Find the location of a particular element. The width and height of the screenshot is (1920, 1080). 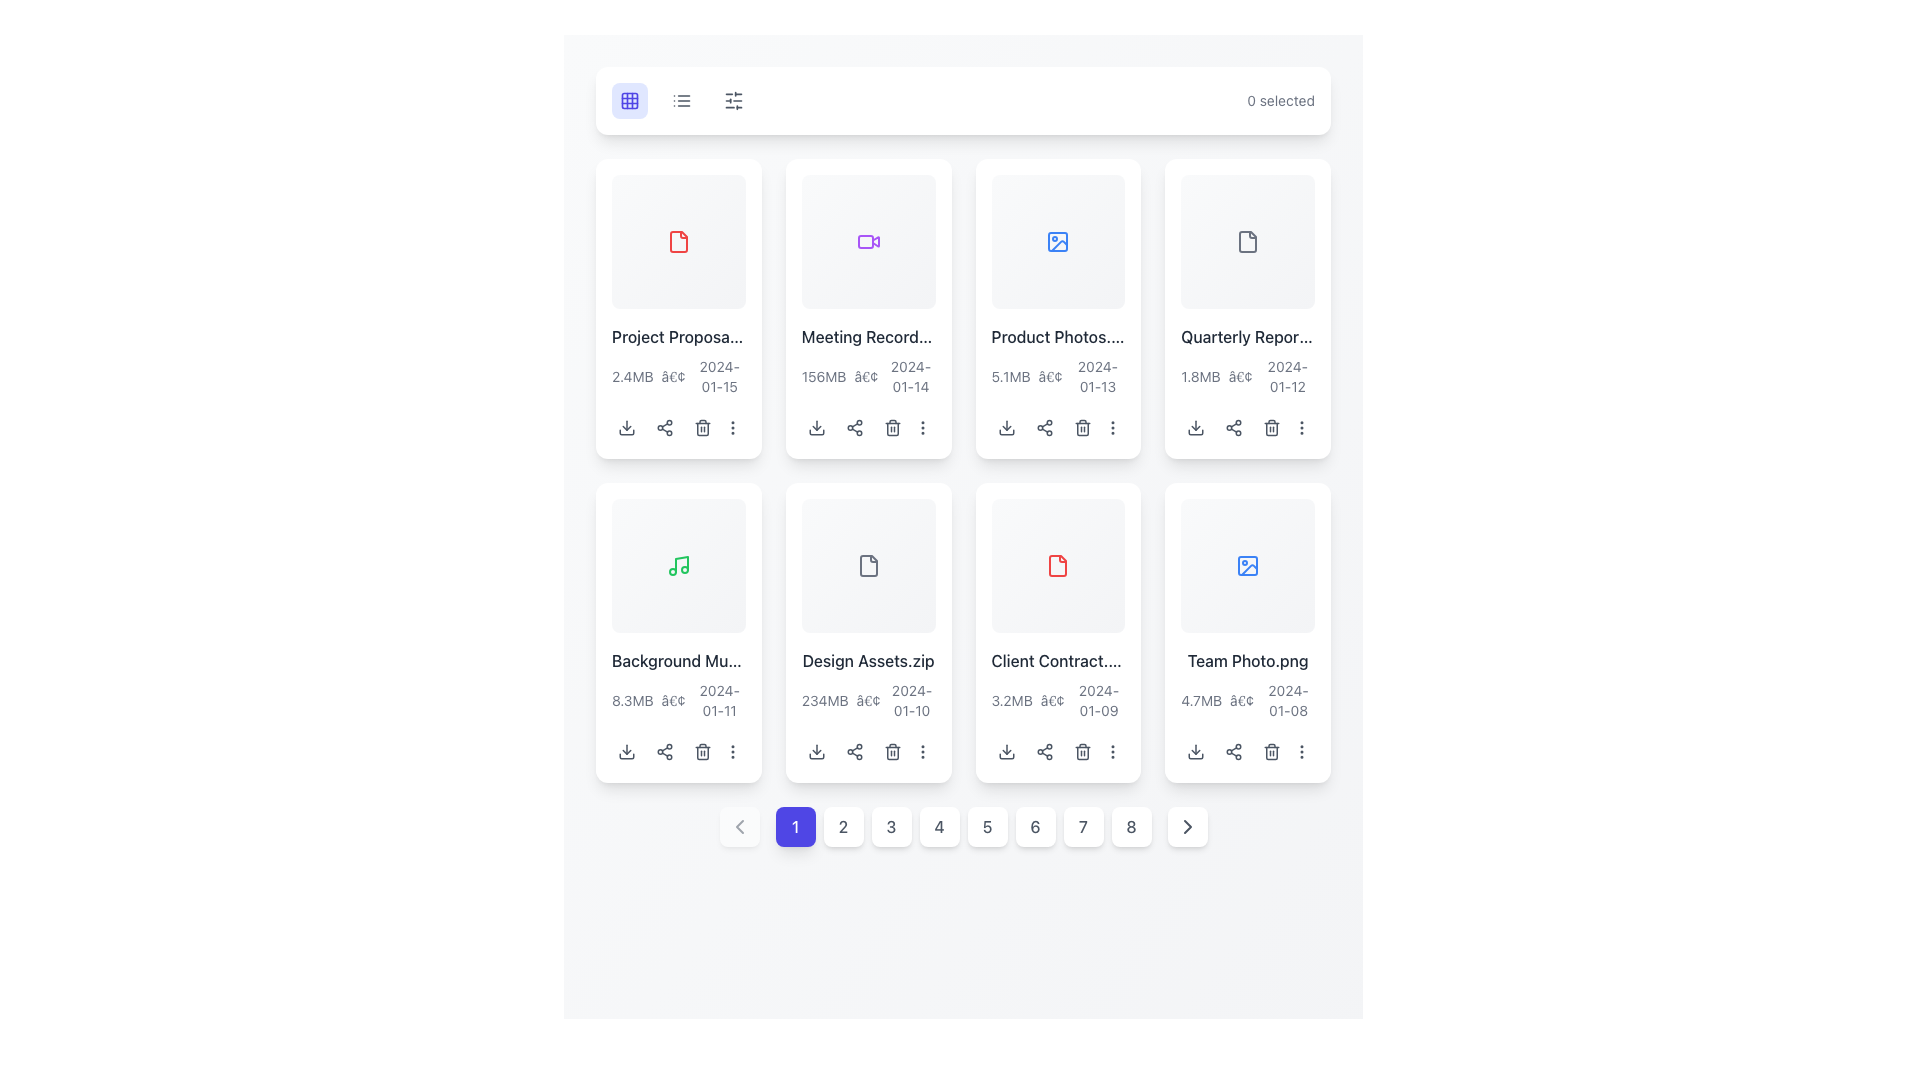

the delete button for the 'Quarterly Report' entry is located at coordinates (1271, 426).